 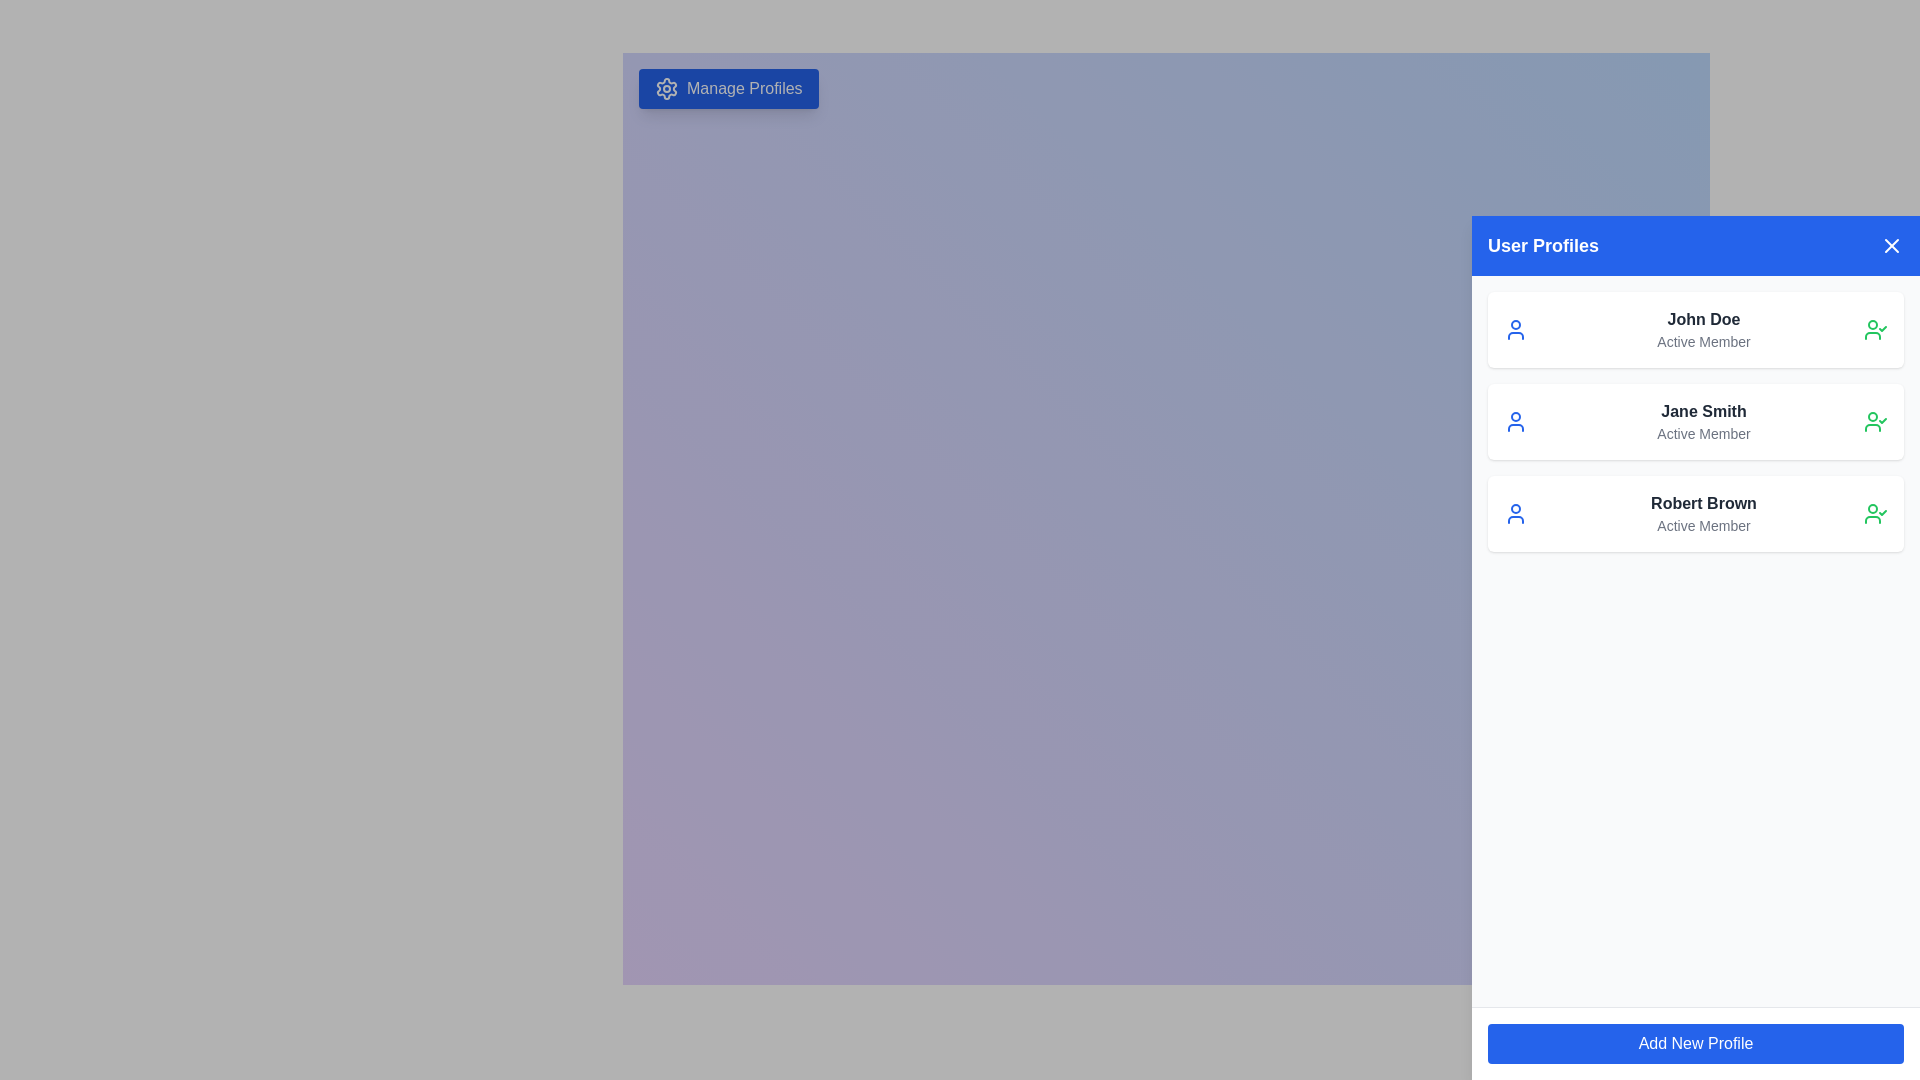 I want to click on the gear icon located at the leftmost side of the 'Manage Profiles' button, so click(x=667, y=87).